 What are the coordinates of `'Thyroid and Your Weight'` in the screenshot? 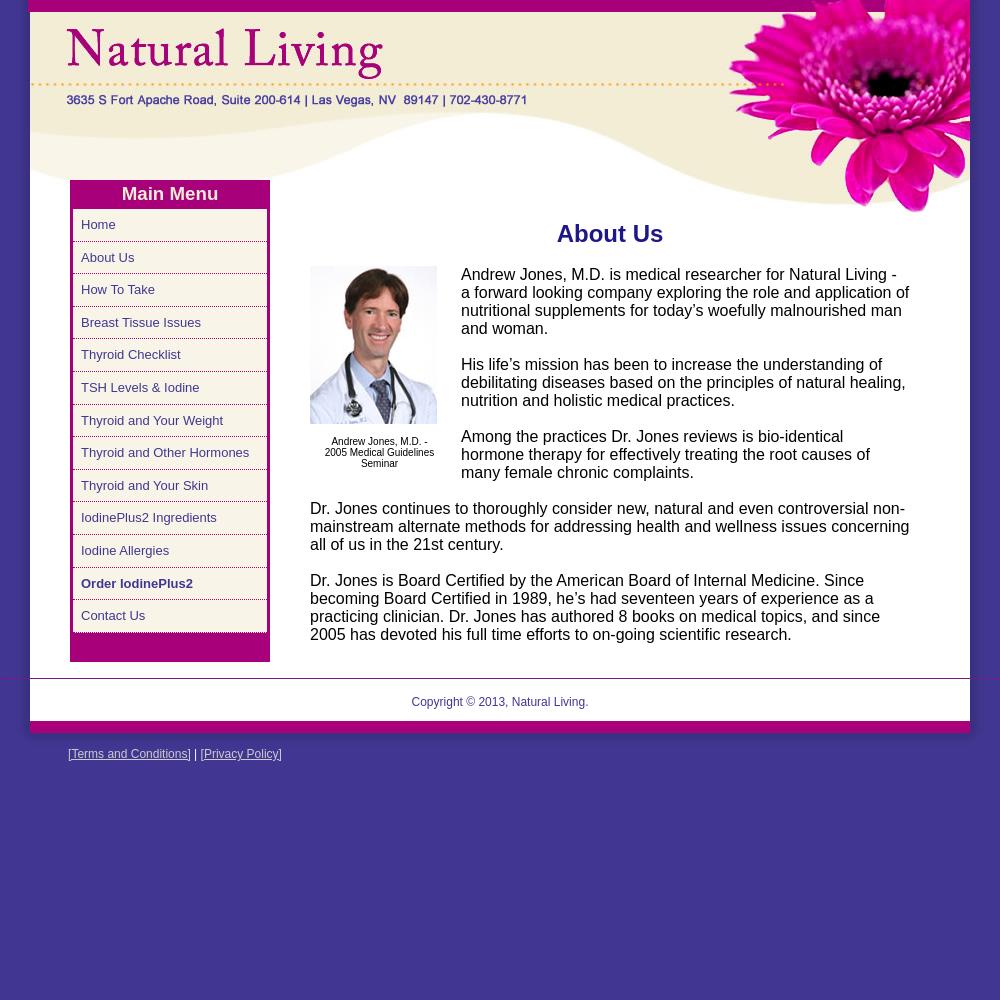 It's located at (152, 419).